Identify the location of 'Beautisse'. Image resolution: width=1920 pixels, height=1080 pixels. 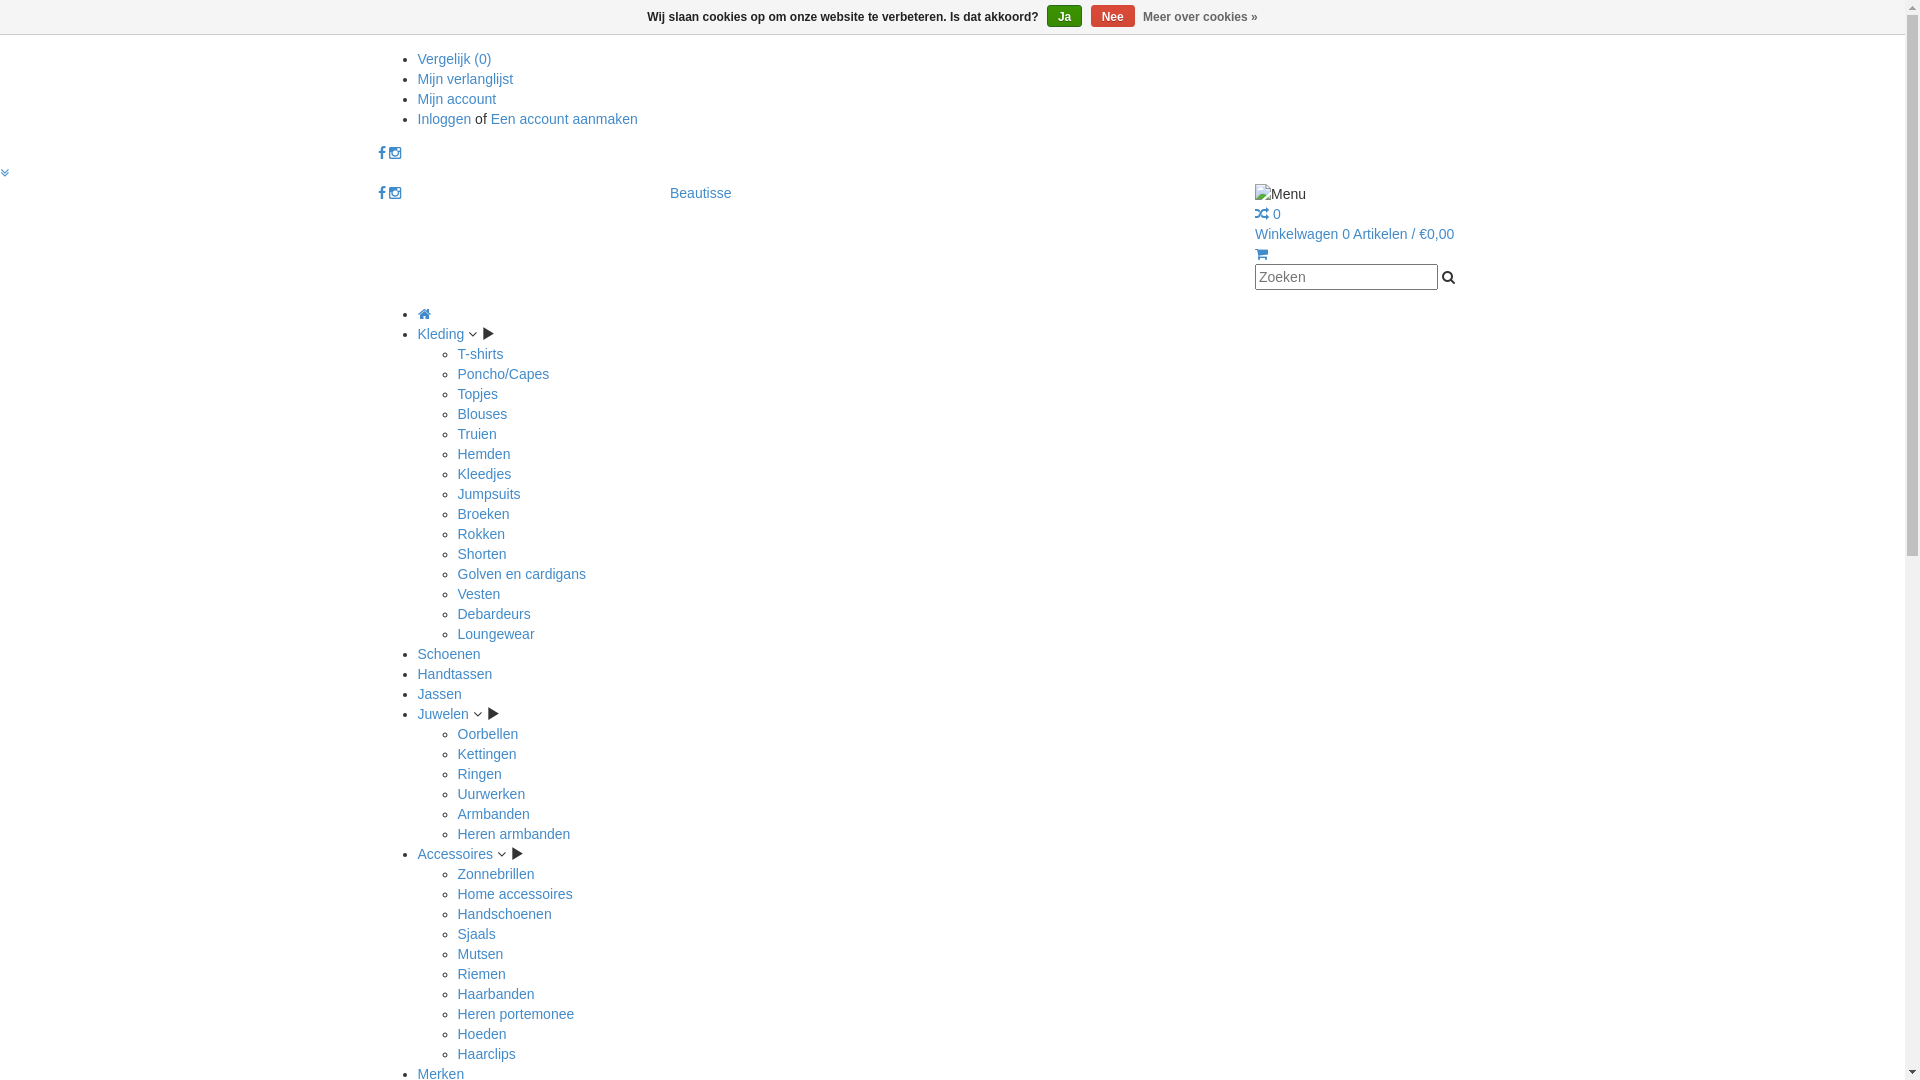
(700, 192).